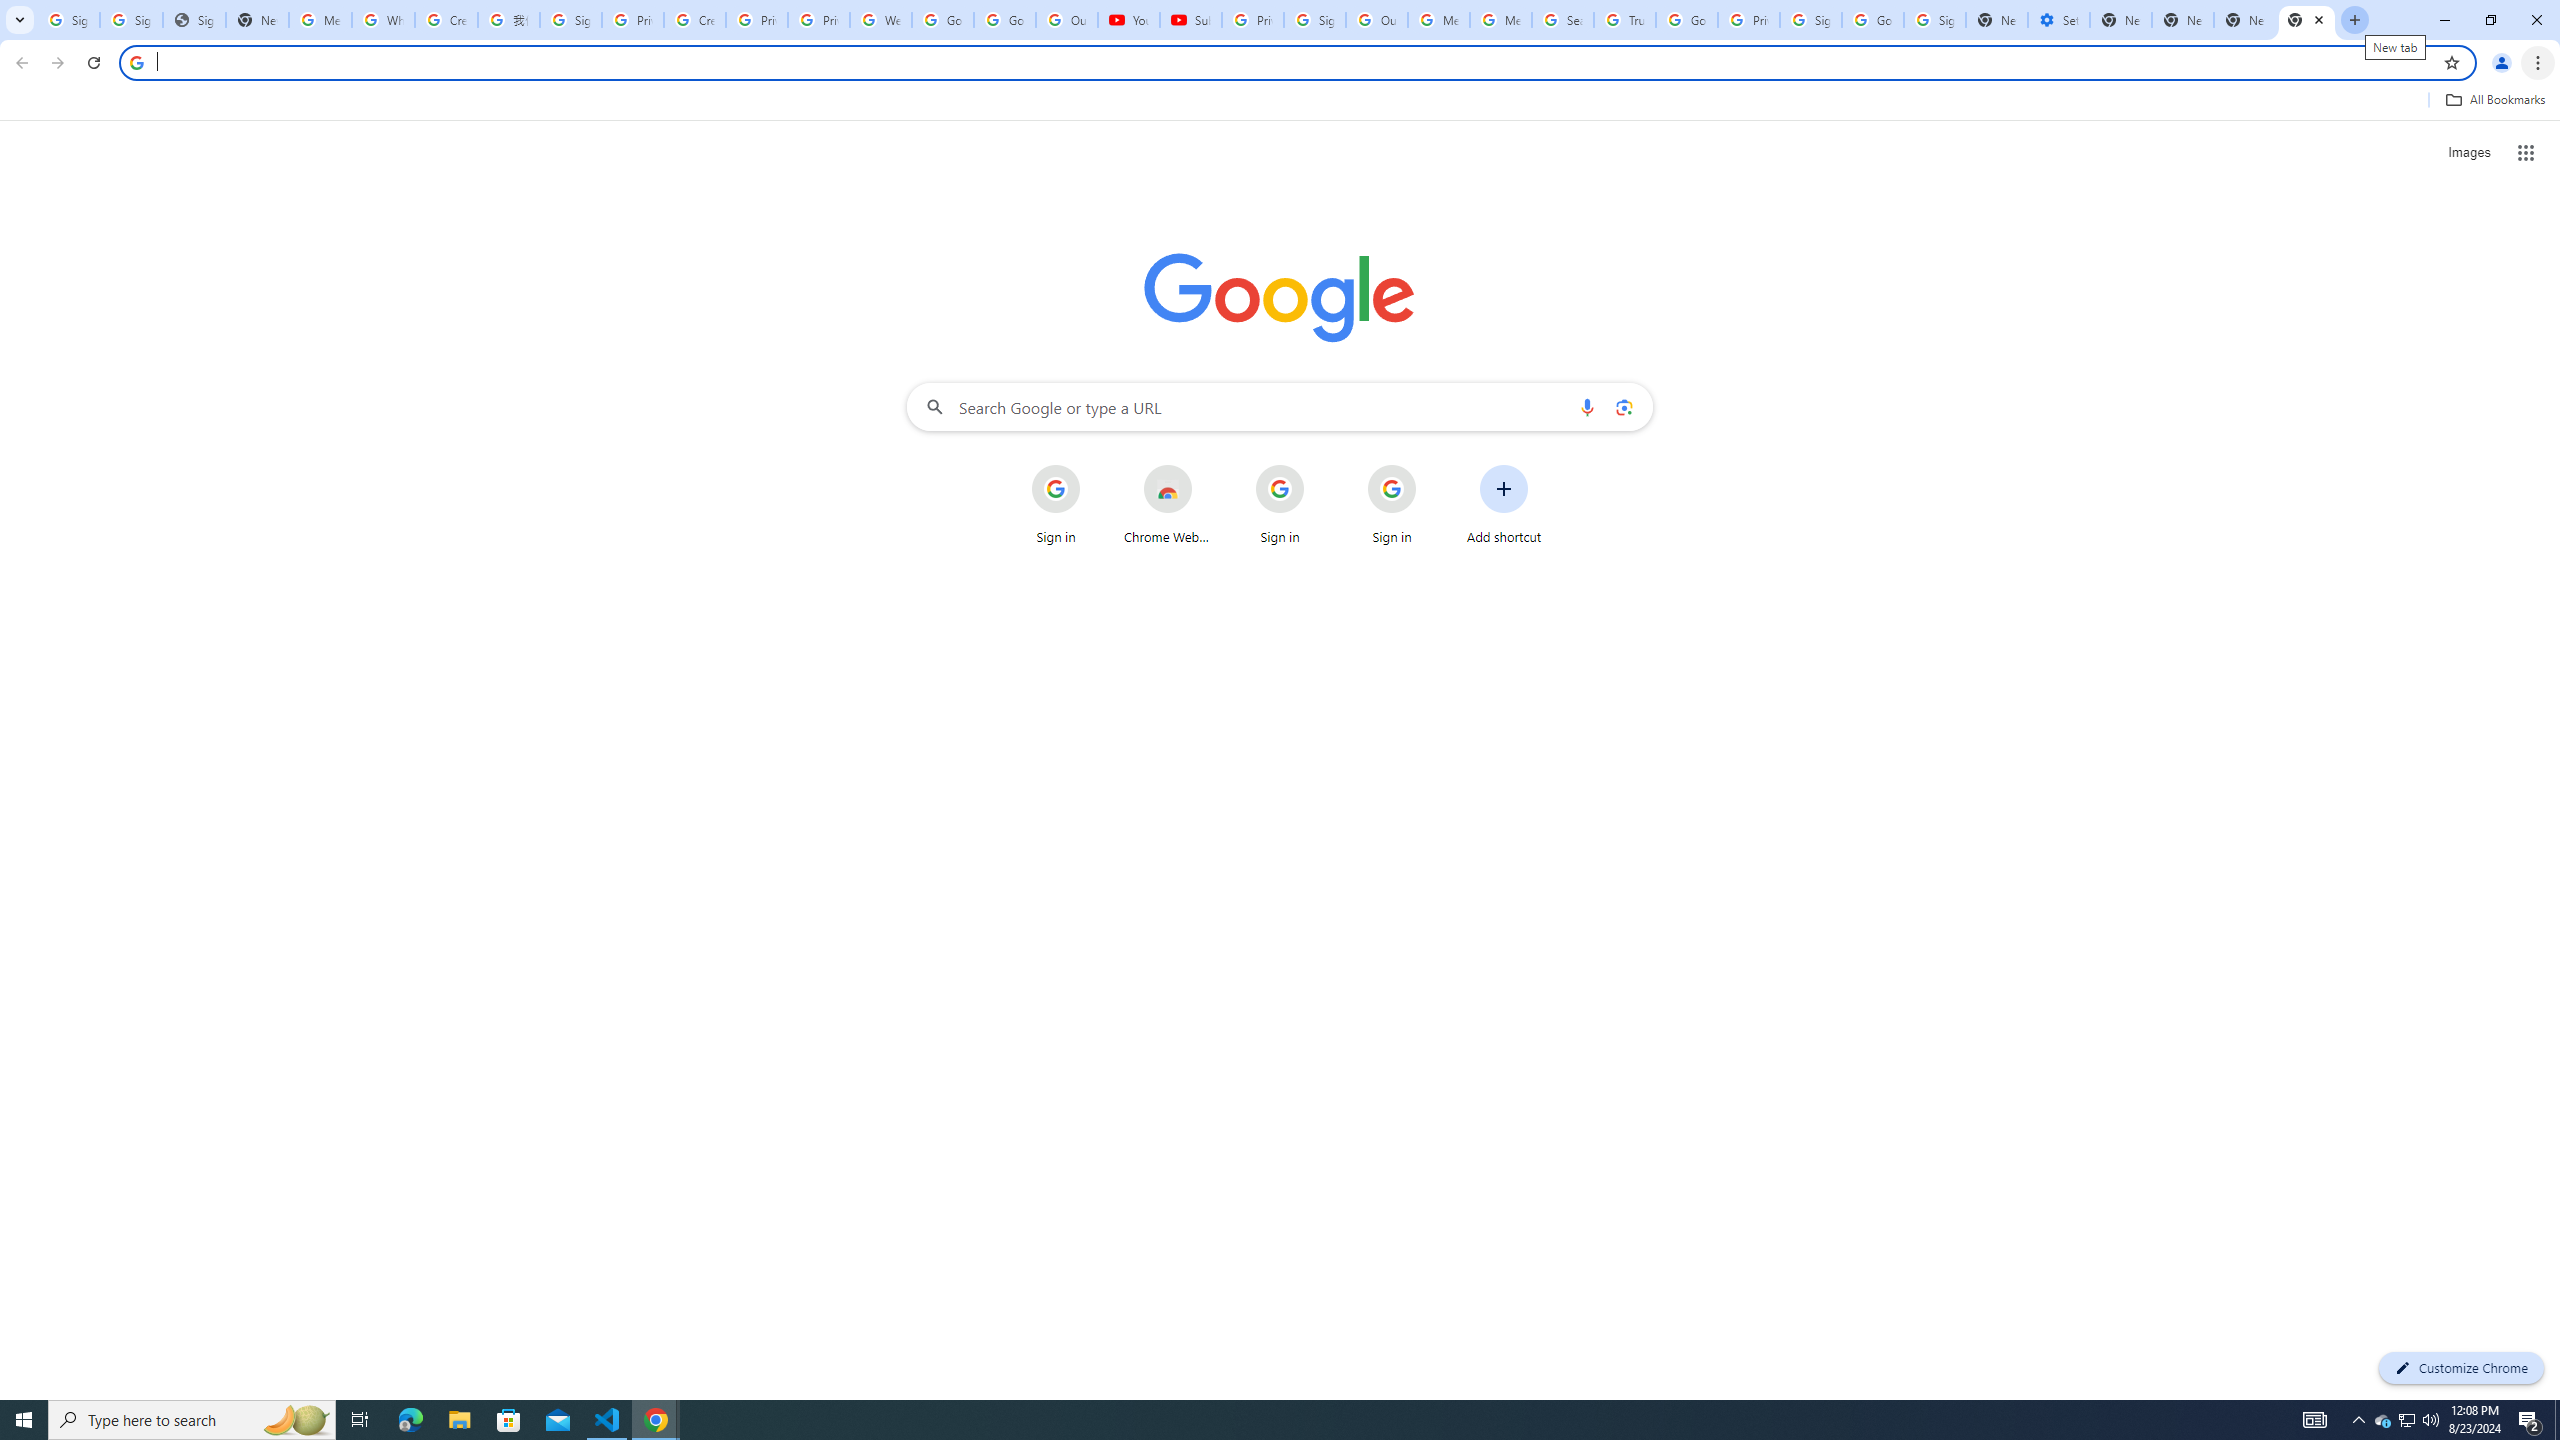 The height and width of the screenshot is (1440, 2560). Describe the element at coordinates (1128, 19) in the screenshot. I see `'YouTube'` at that location.